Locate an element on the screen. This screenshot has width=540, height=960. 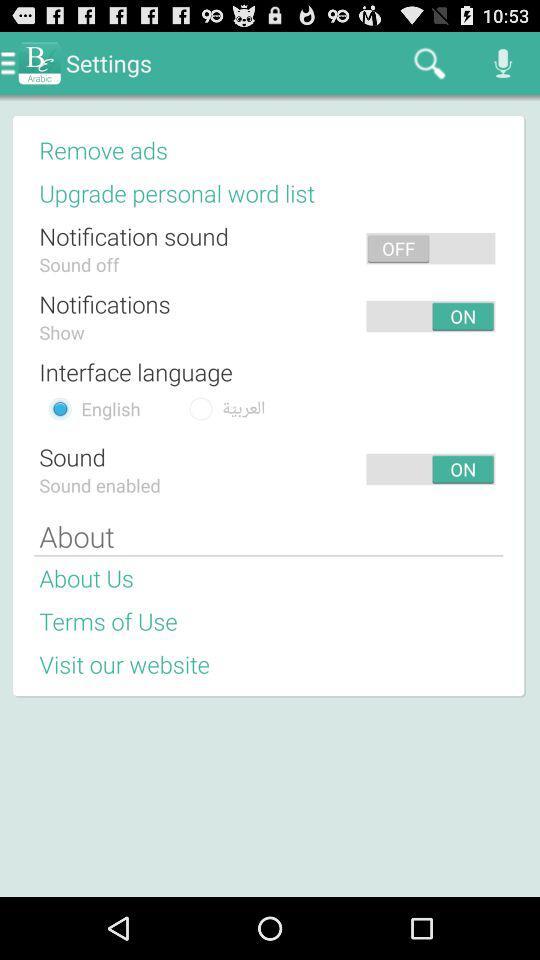
sound enabled icon is located at coordinates (99, 484).